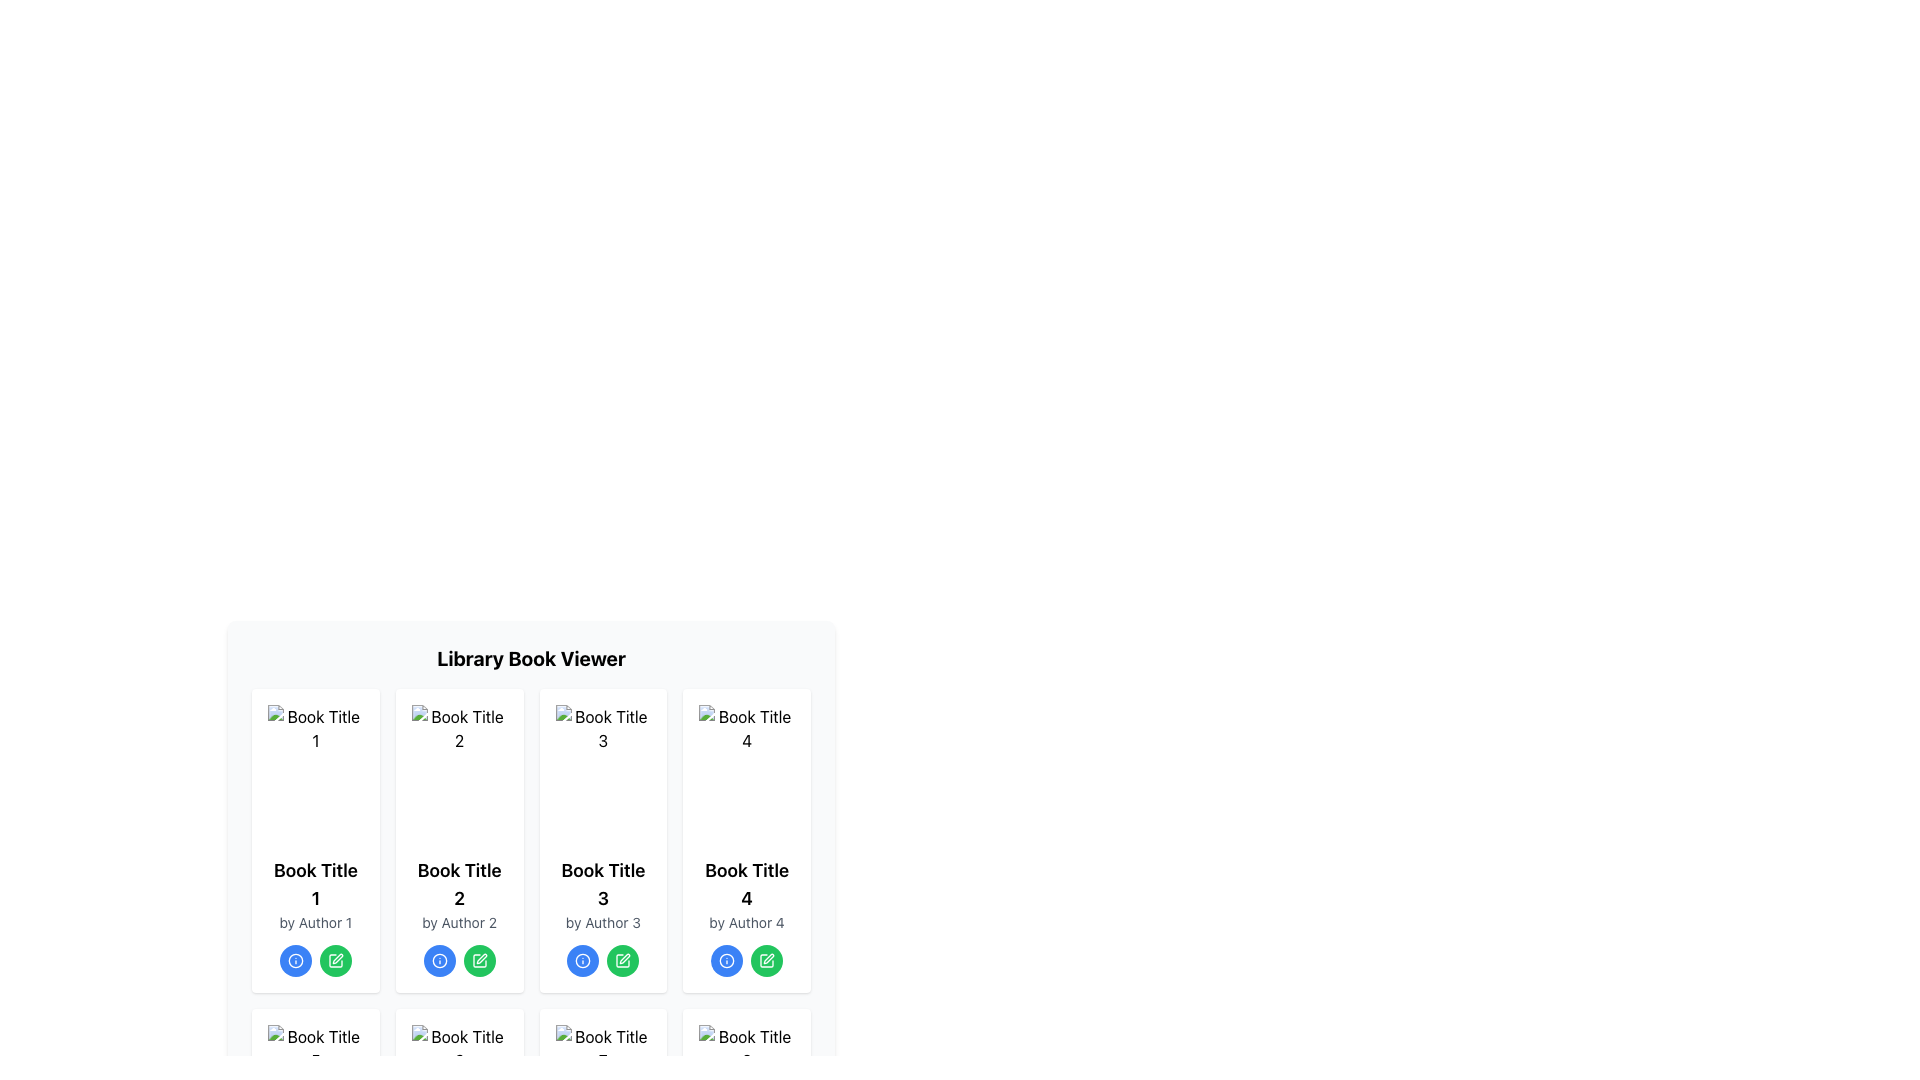  I want to click on the circular blue button with a white border and information icon, so click(438, 959).